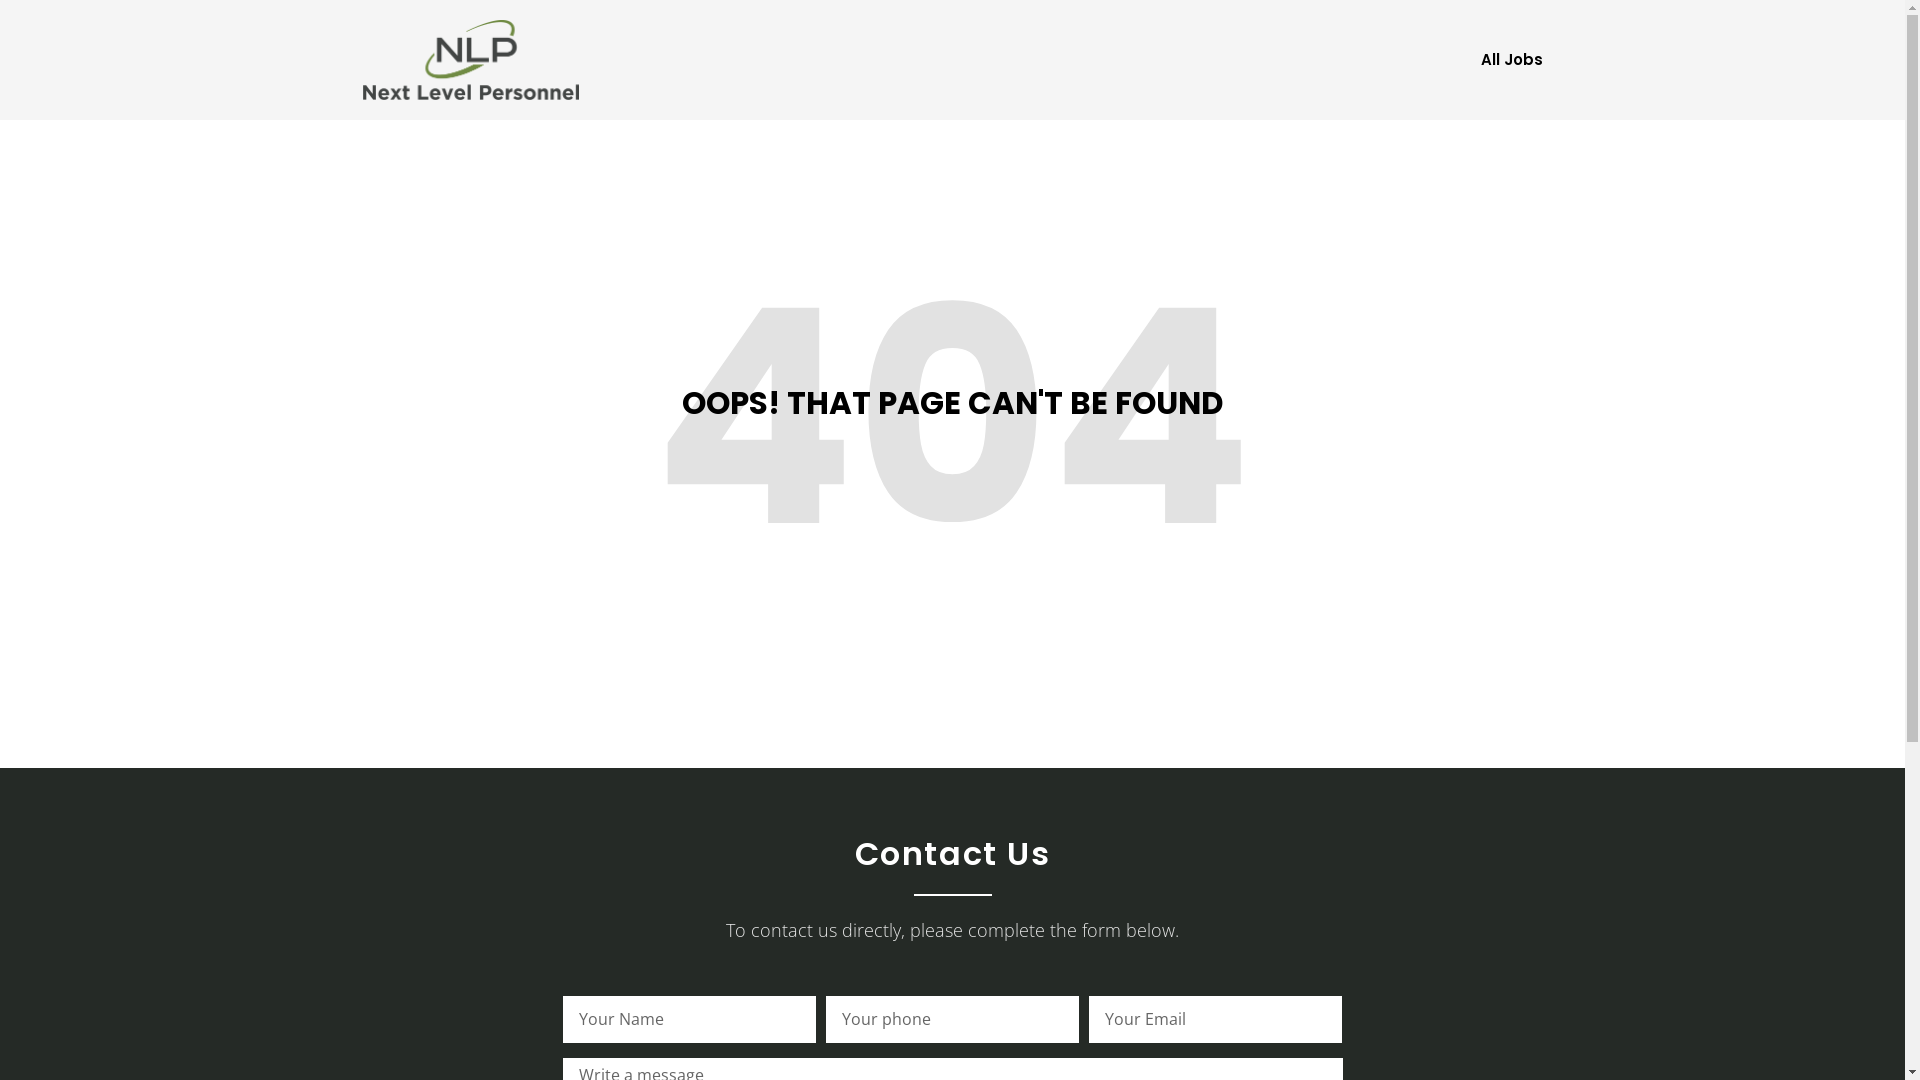 Image resolution: width=1920 pixels, height=1080 pixels. Describe the element at coordinates (1511, 59) in the screenshot. I see `'All Jobs'` at that location.